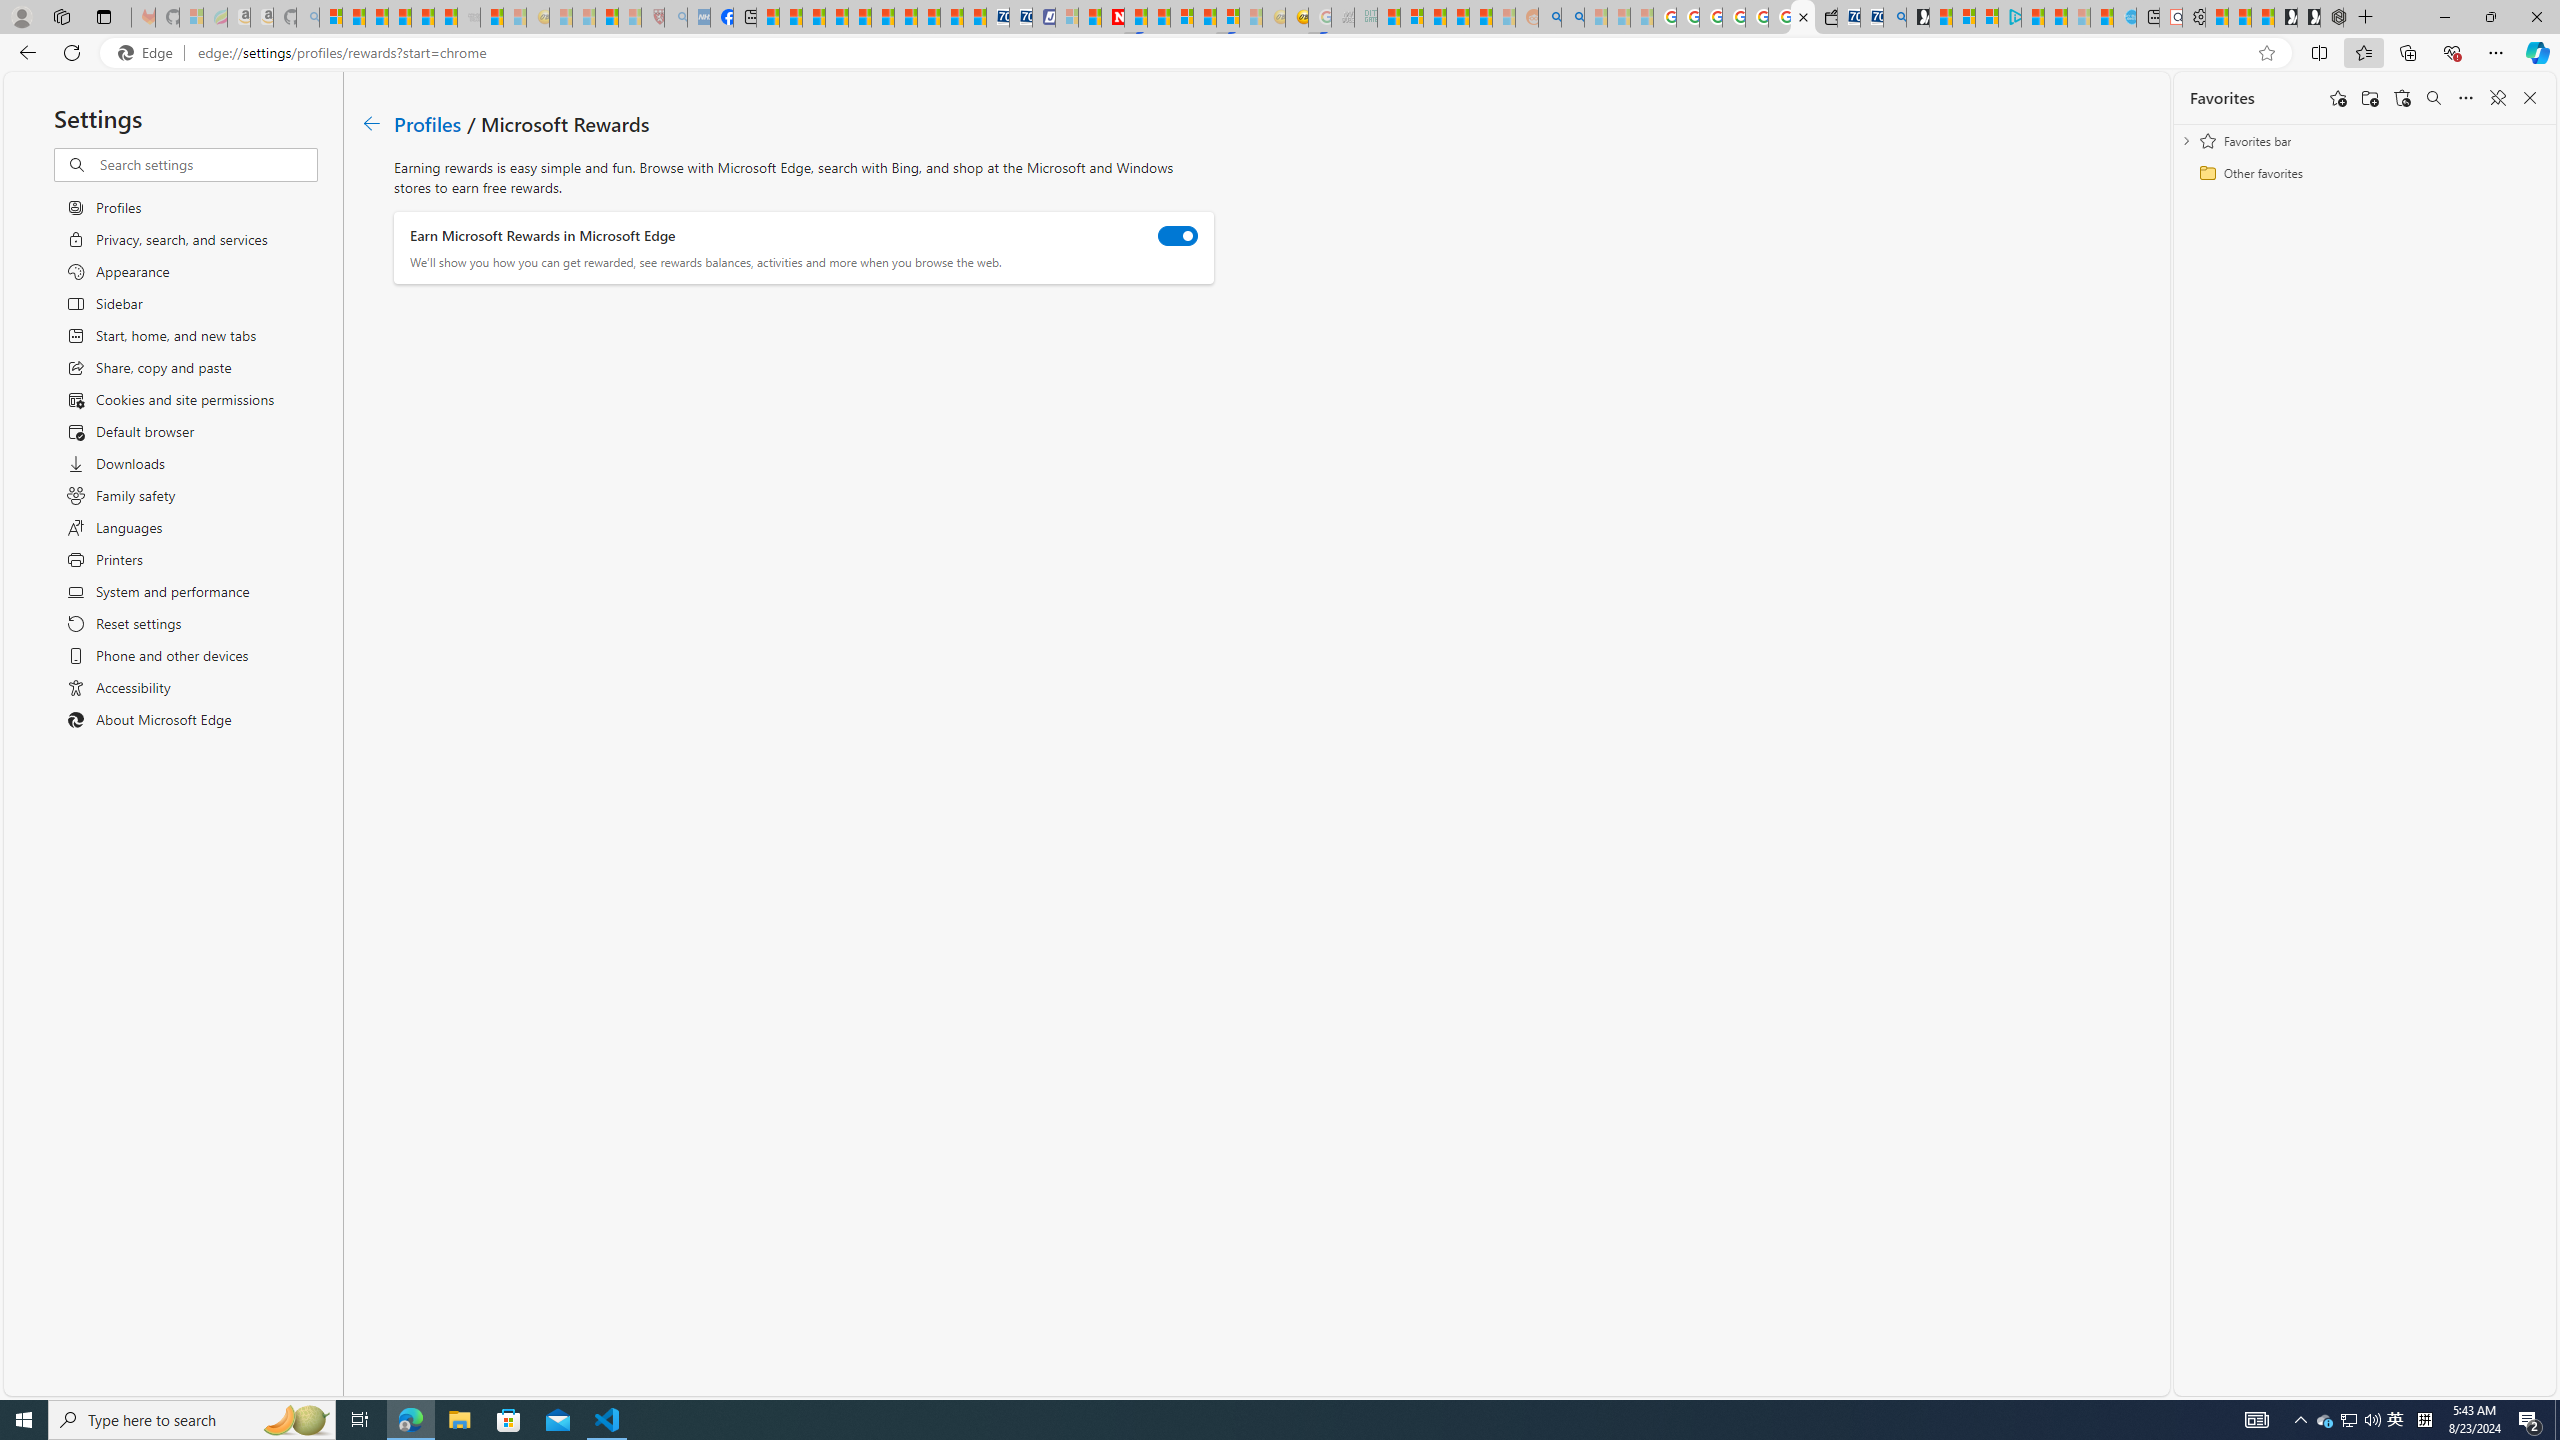 Image resolution: width=2560 pixels, height=1440 pixels. Describe the element at coordinates (836, 16) in the screenshot. I see `'Climate Damage Becomes Too Severe To Reverse'` at that location.